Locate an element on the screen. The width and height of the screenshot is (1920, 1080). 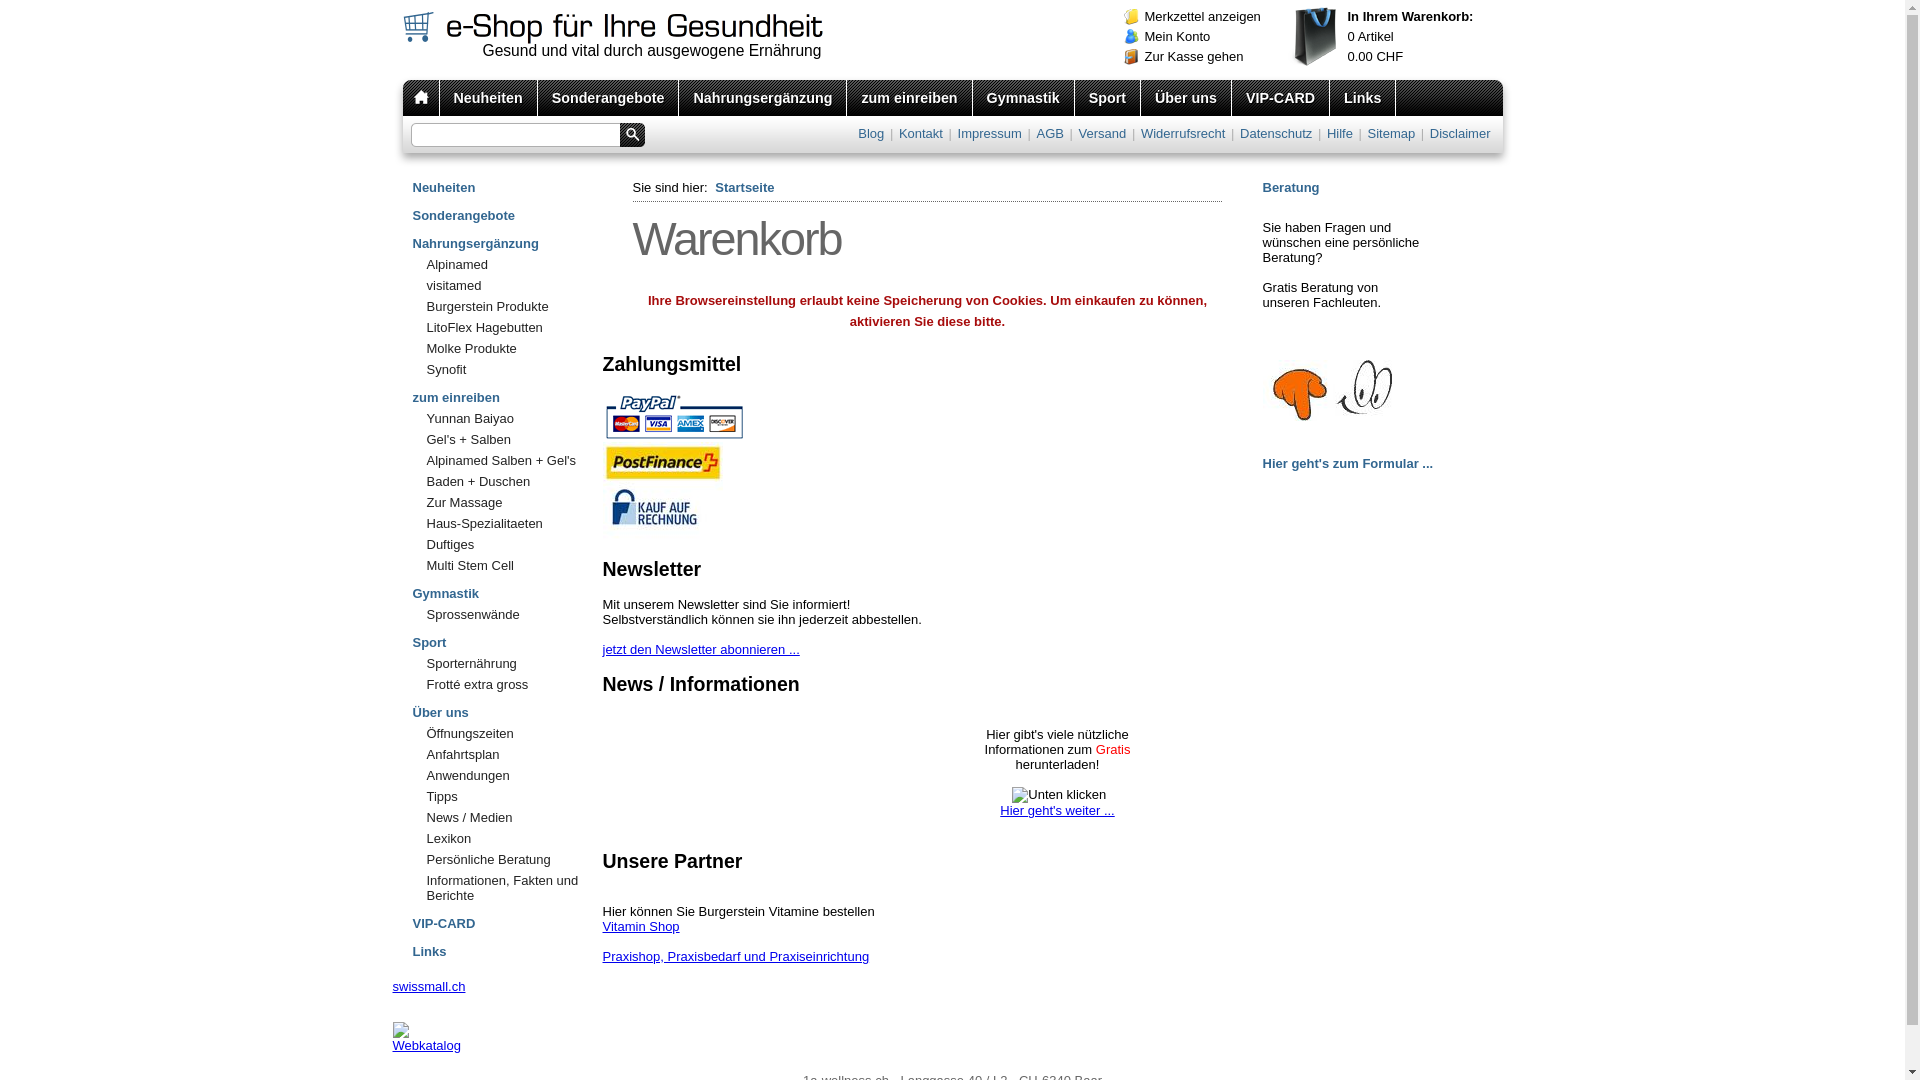
'Versand' is located at coordinates (1102, 133).